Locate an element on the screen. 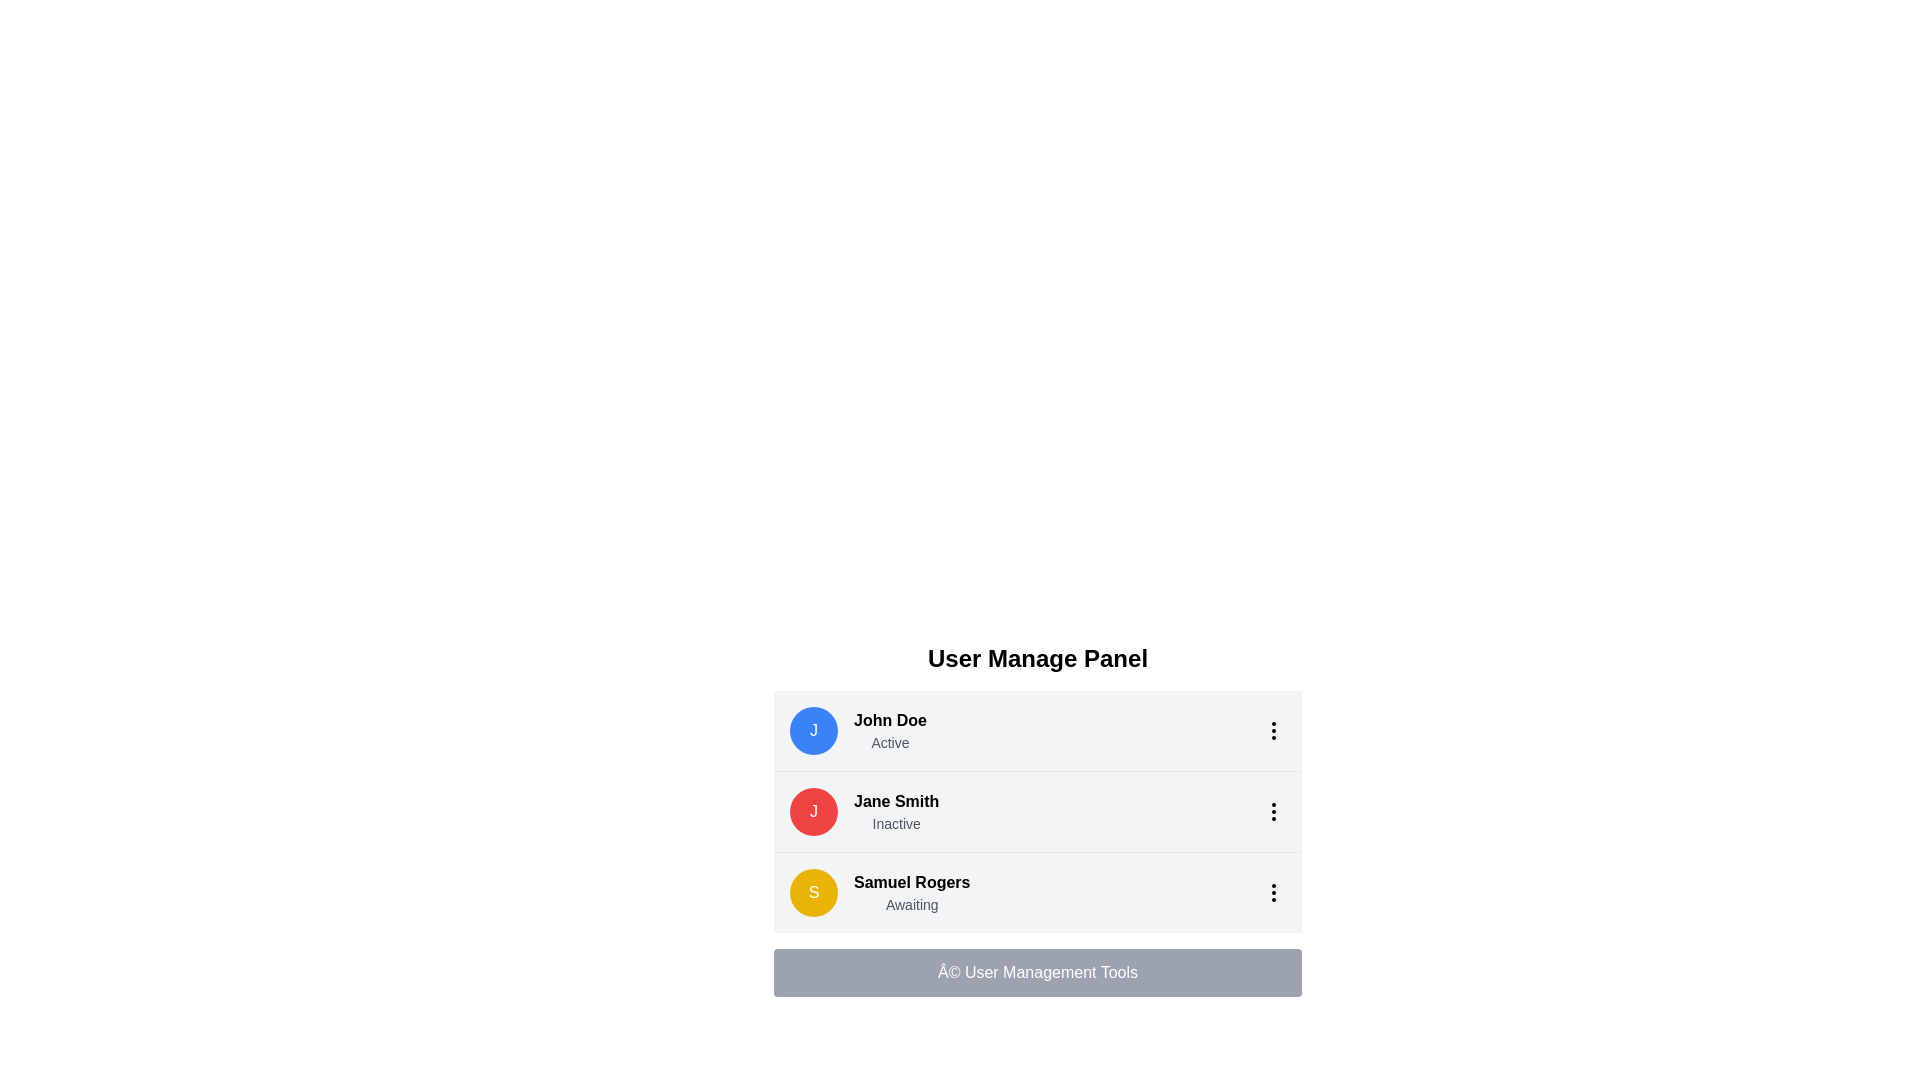 The height and width of the screenshot is (1080, 1920). the static text label indicating the status of user 'Jane Smith', which displays 'Inactive' is located at coordinates (895, 824).